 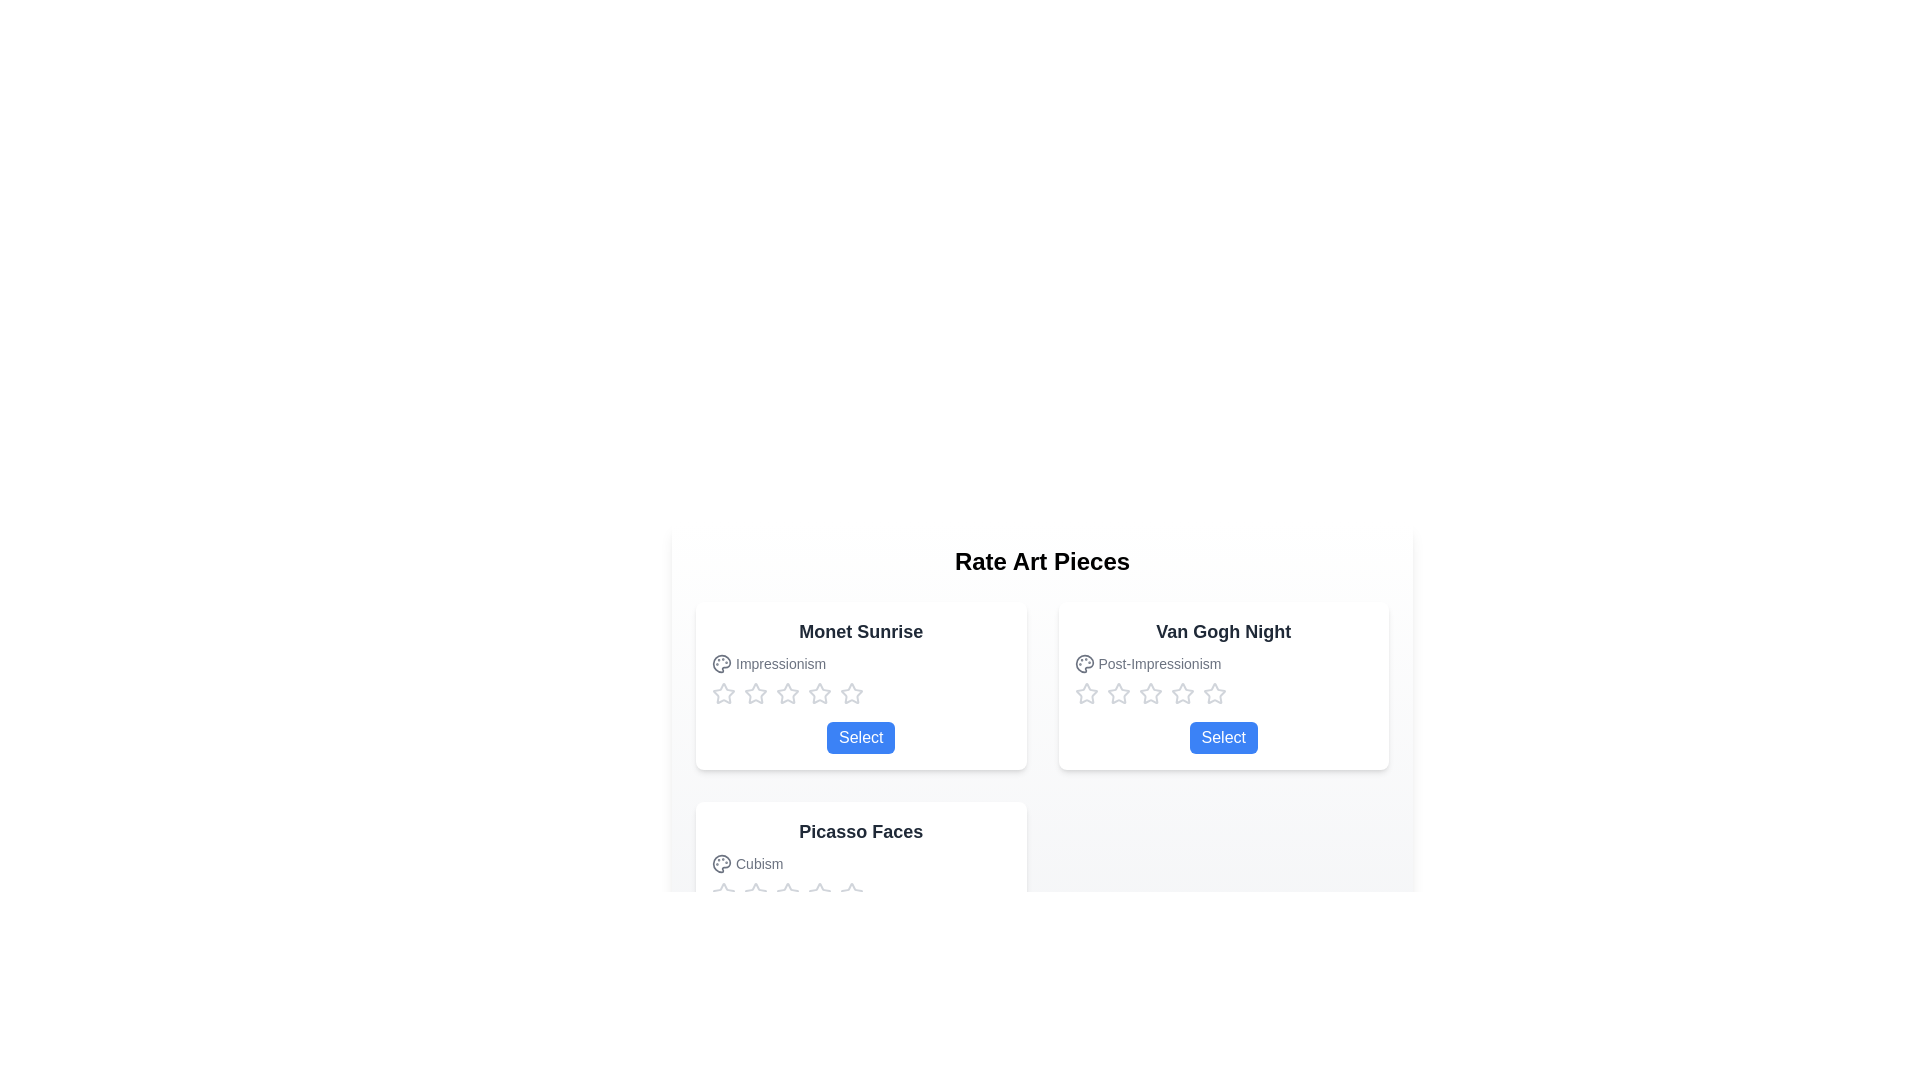 What do you see at coordinates (861, 832) in the screenshot?
I see `the text label 'Picasso Faces' which is styled as a prominent heading with a larger font size and bold weight, located in the third column under the 'Rate Art Pieces' section` at bounding box center [861, 832].